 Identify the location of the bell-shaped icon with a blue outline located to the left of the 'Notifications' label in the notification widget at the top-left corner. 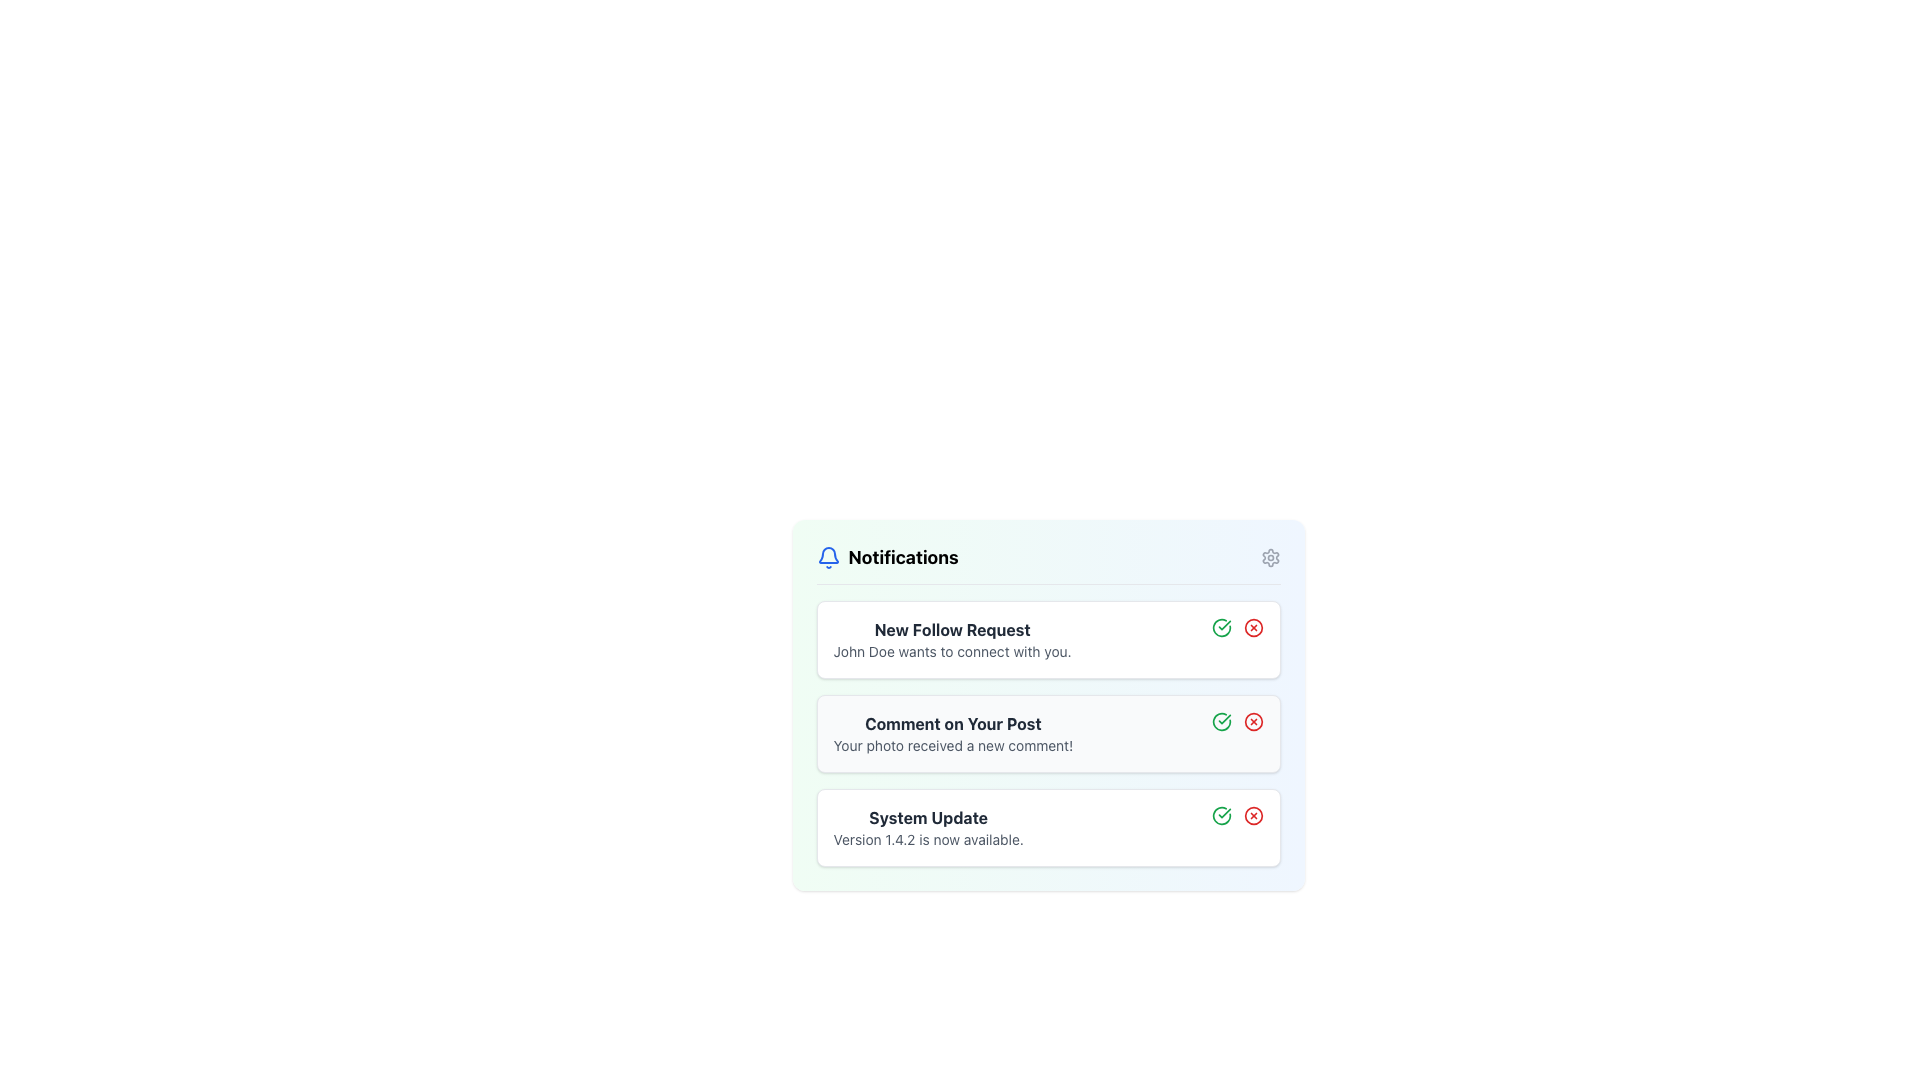
(828, 558).